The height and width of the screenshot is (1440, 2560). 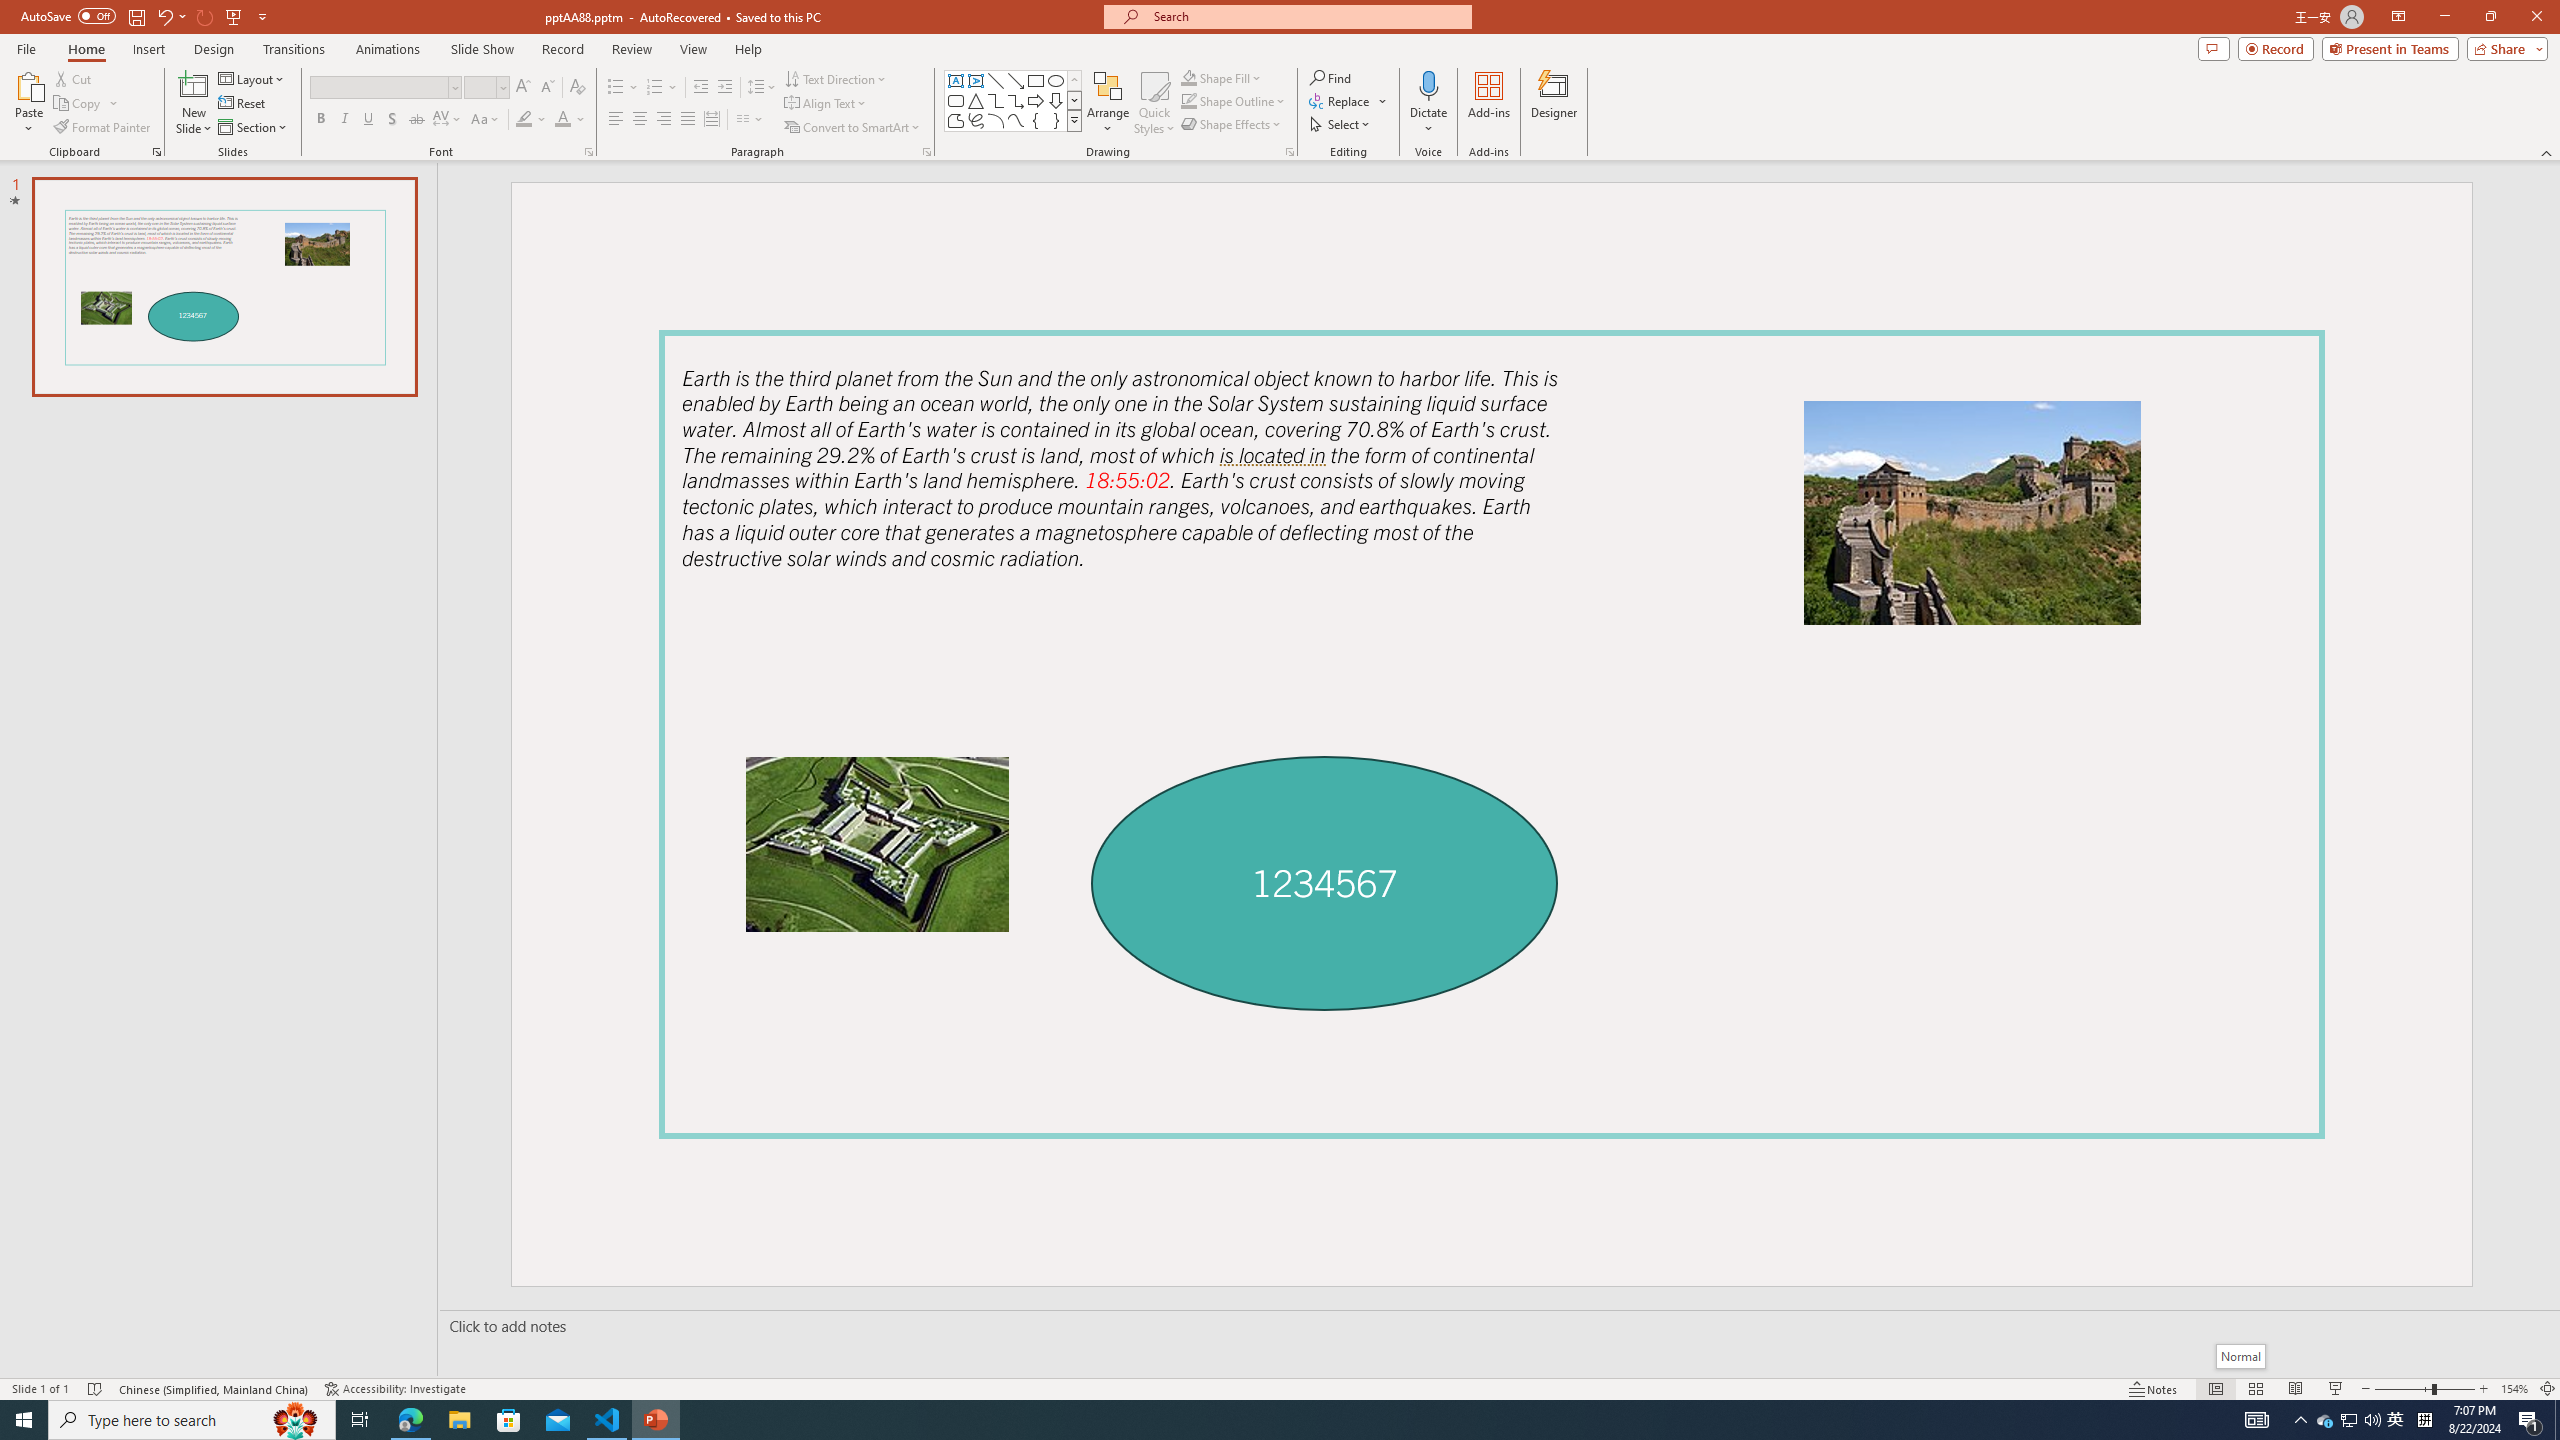 What do you see at coordinates (750, 118) in the screenshot?
I see `'Columns'` at bounding box center [750, 118].